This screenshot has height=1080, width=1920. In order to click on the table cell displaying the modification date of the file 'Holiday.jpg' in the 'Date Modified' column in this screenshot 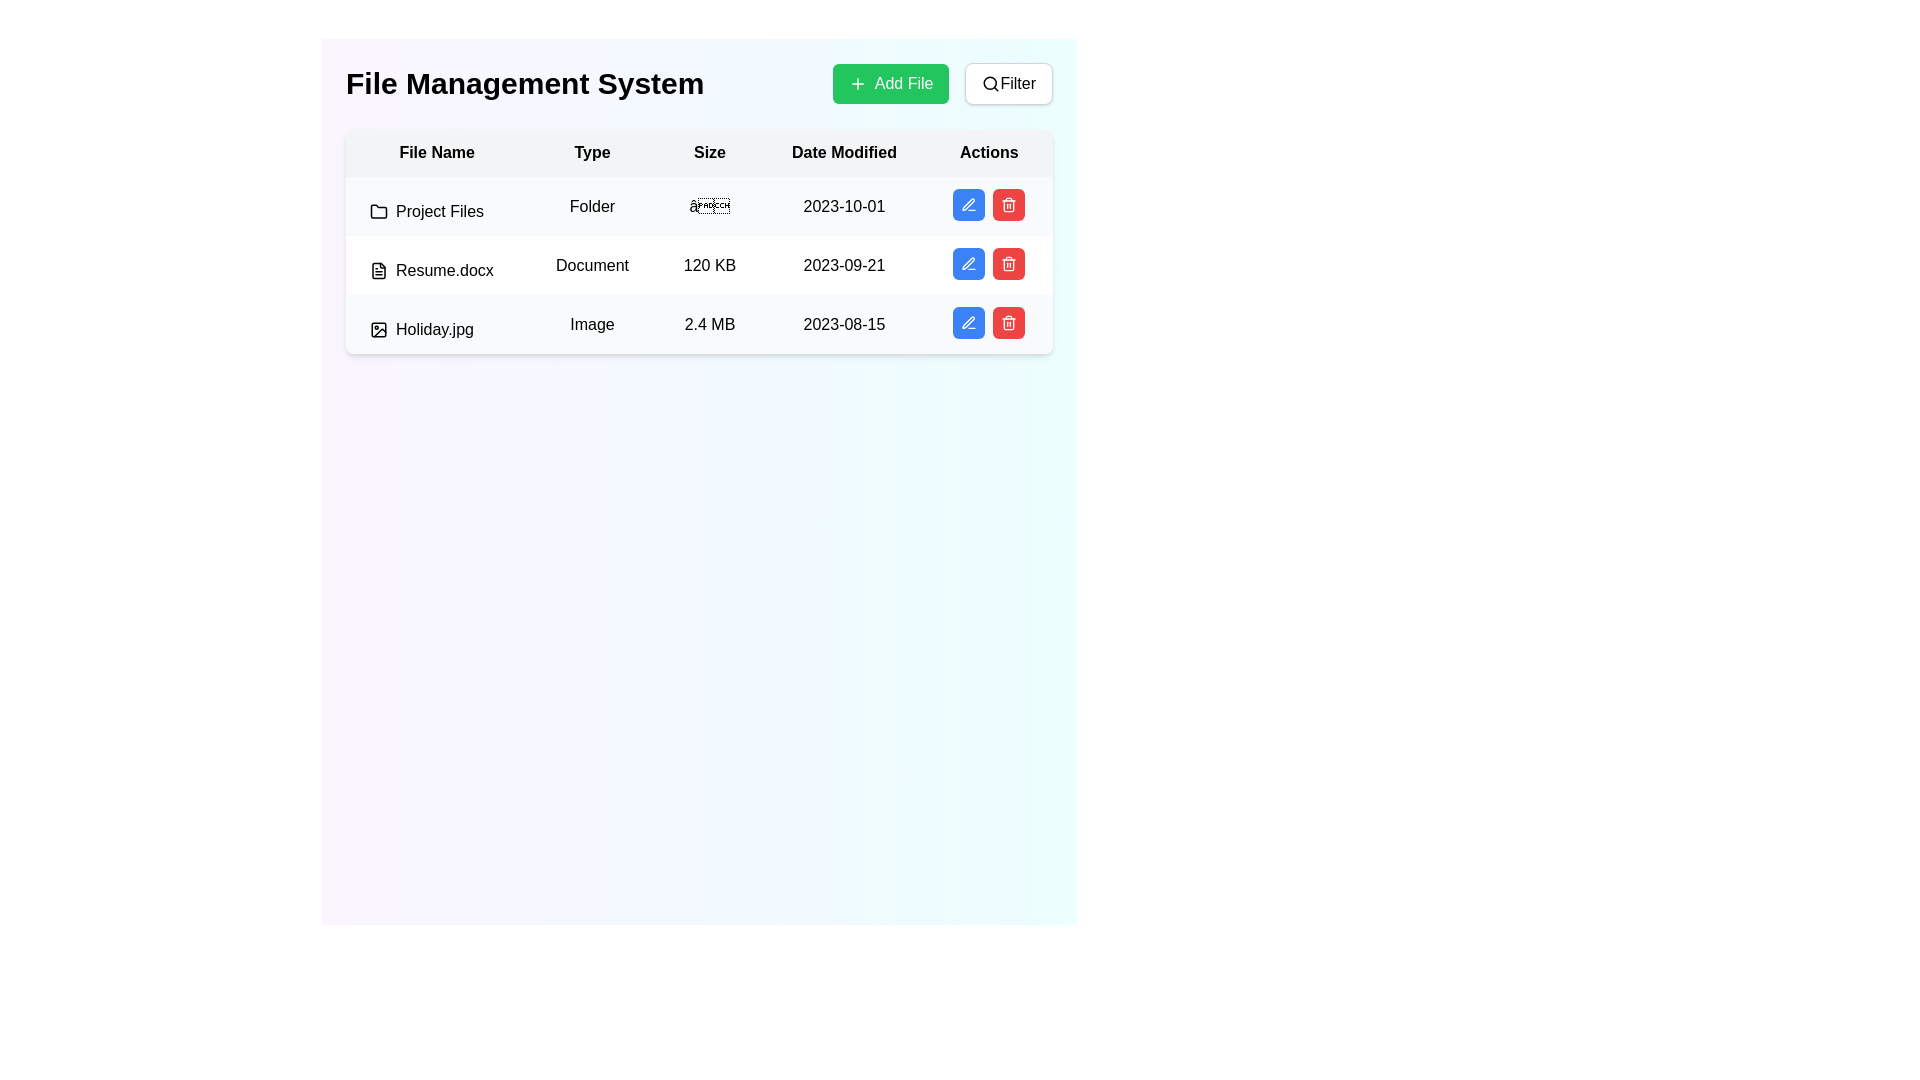, I will do `click(844, 323)`.